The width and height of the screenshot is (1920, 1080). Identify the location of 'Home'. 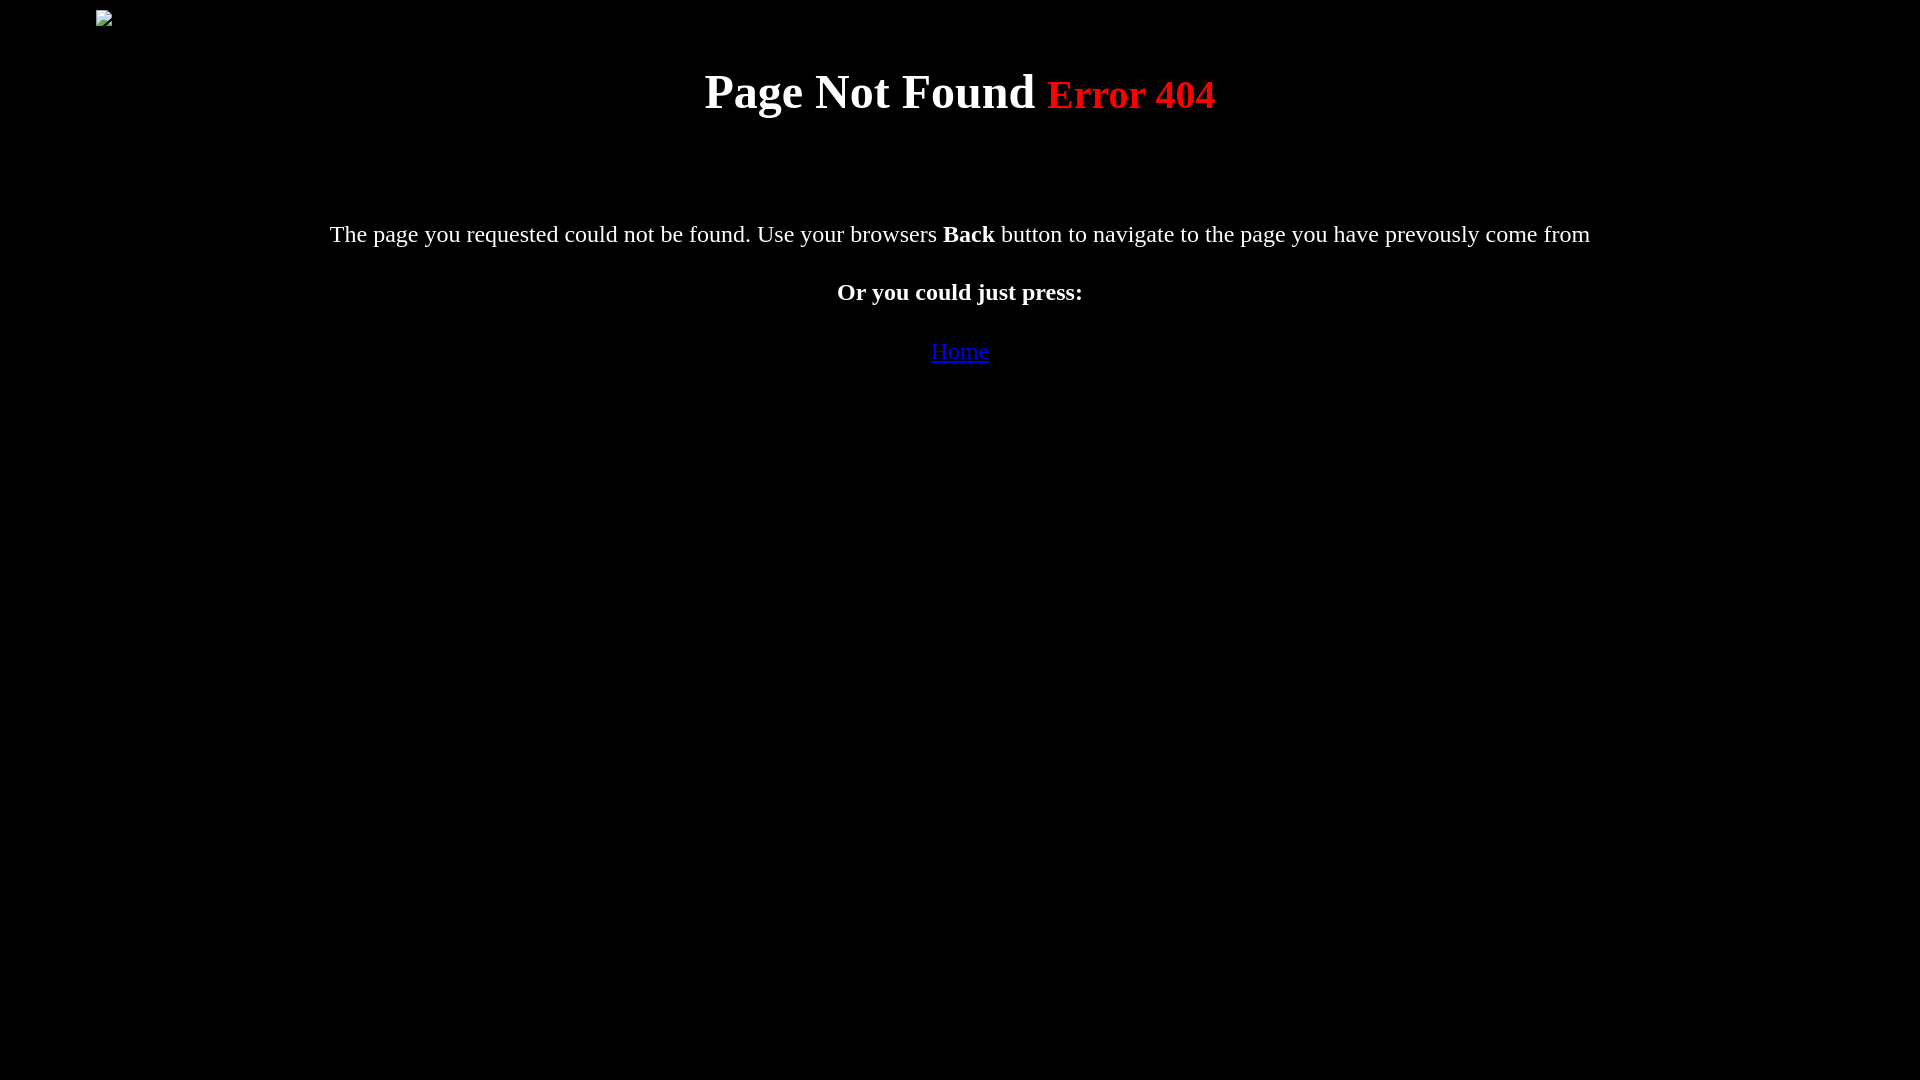
(960, 350).